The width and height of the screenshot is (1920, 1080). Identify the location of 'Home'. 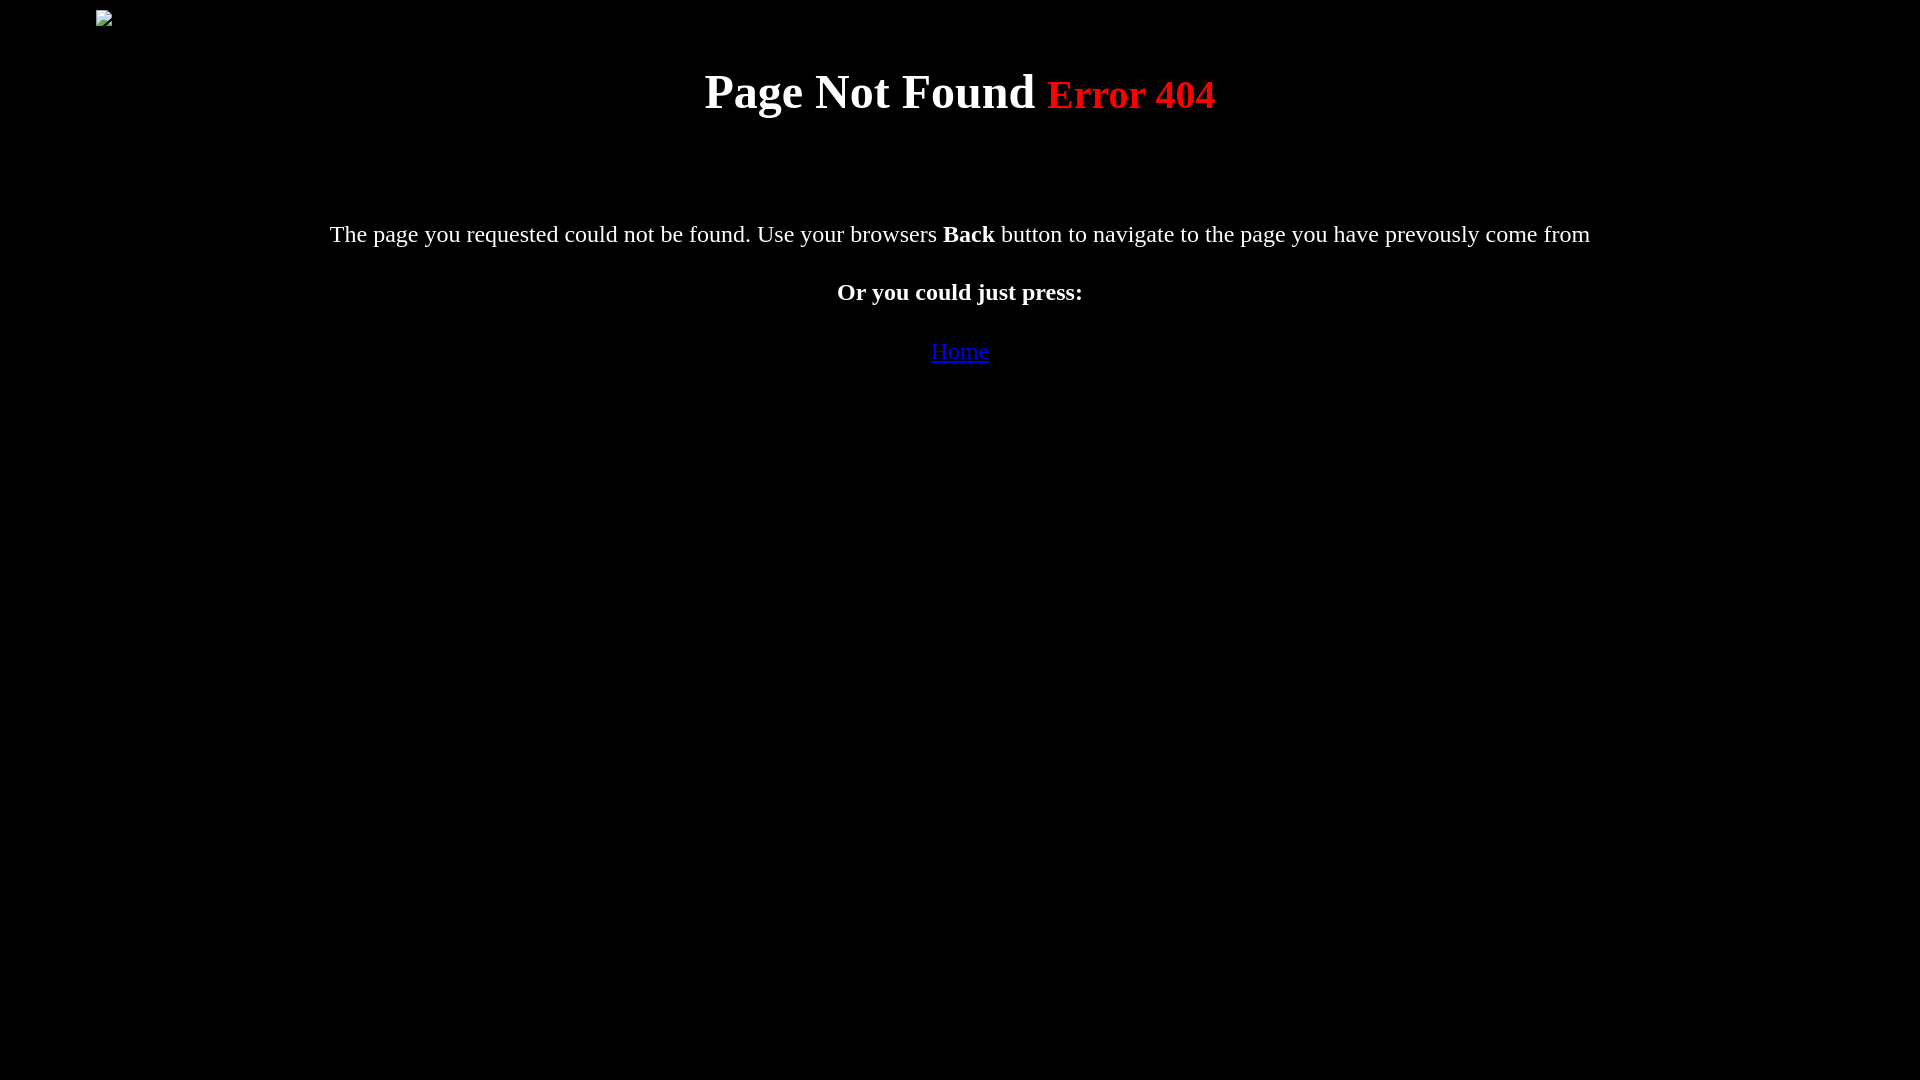
(960, 350).